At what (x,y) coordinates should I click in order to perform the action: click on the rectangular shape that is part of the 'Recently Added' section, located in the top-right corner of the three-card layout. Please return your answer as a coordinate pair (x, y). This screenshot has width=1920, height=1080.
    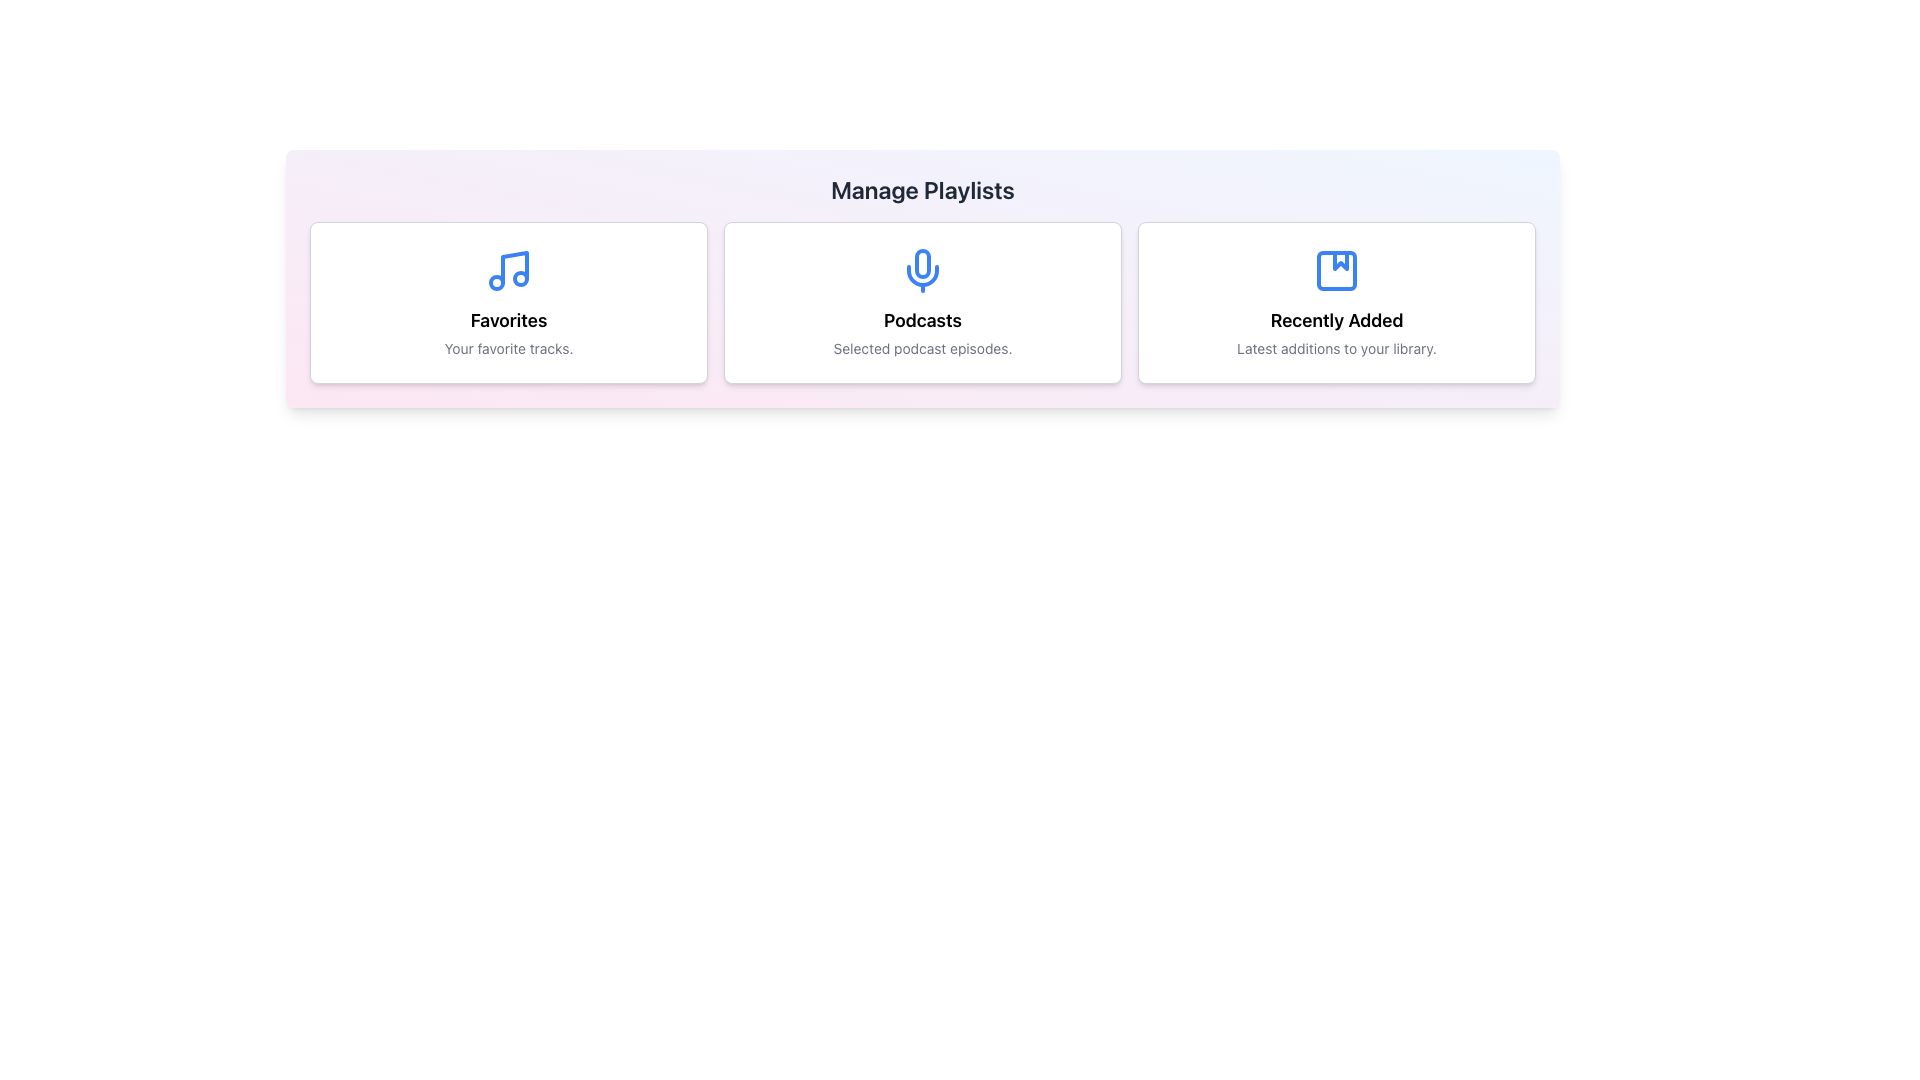
    Looking at the image, I should click on (1337, 270).